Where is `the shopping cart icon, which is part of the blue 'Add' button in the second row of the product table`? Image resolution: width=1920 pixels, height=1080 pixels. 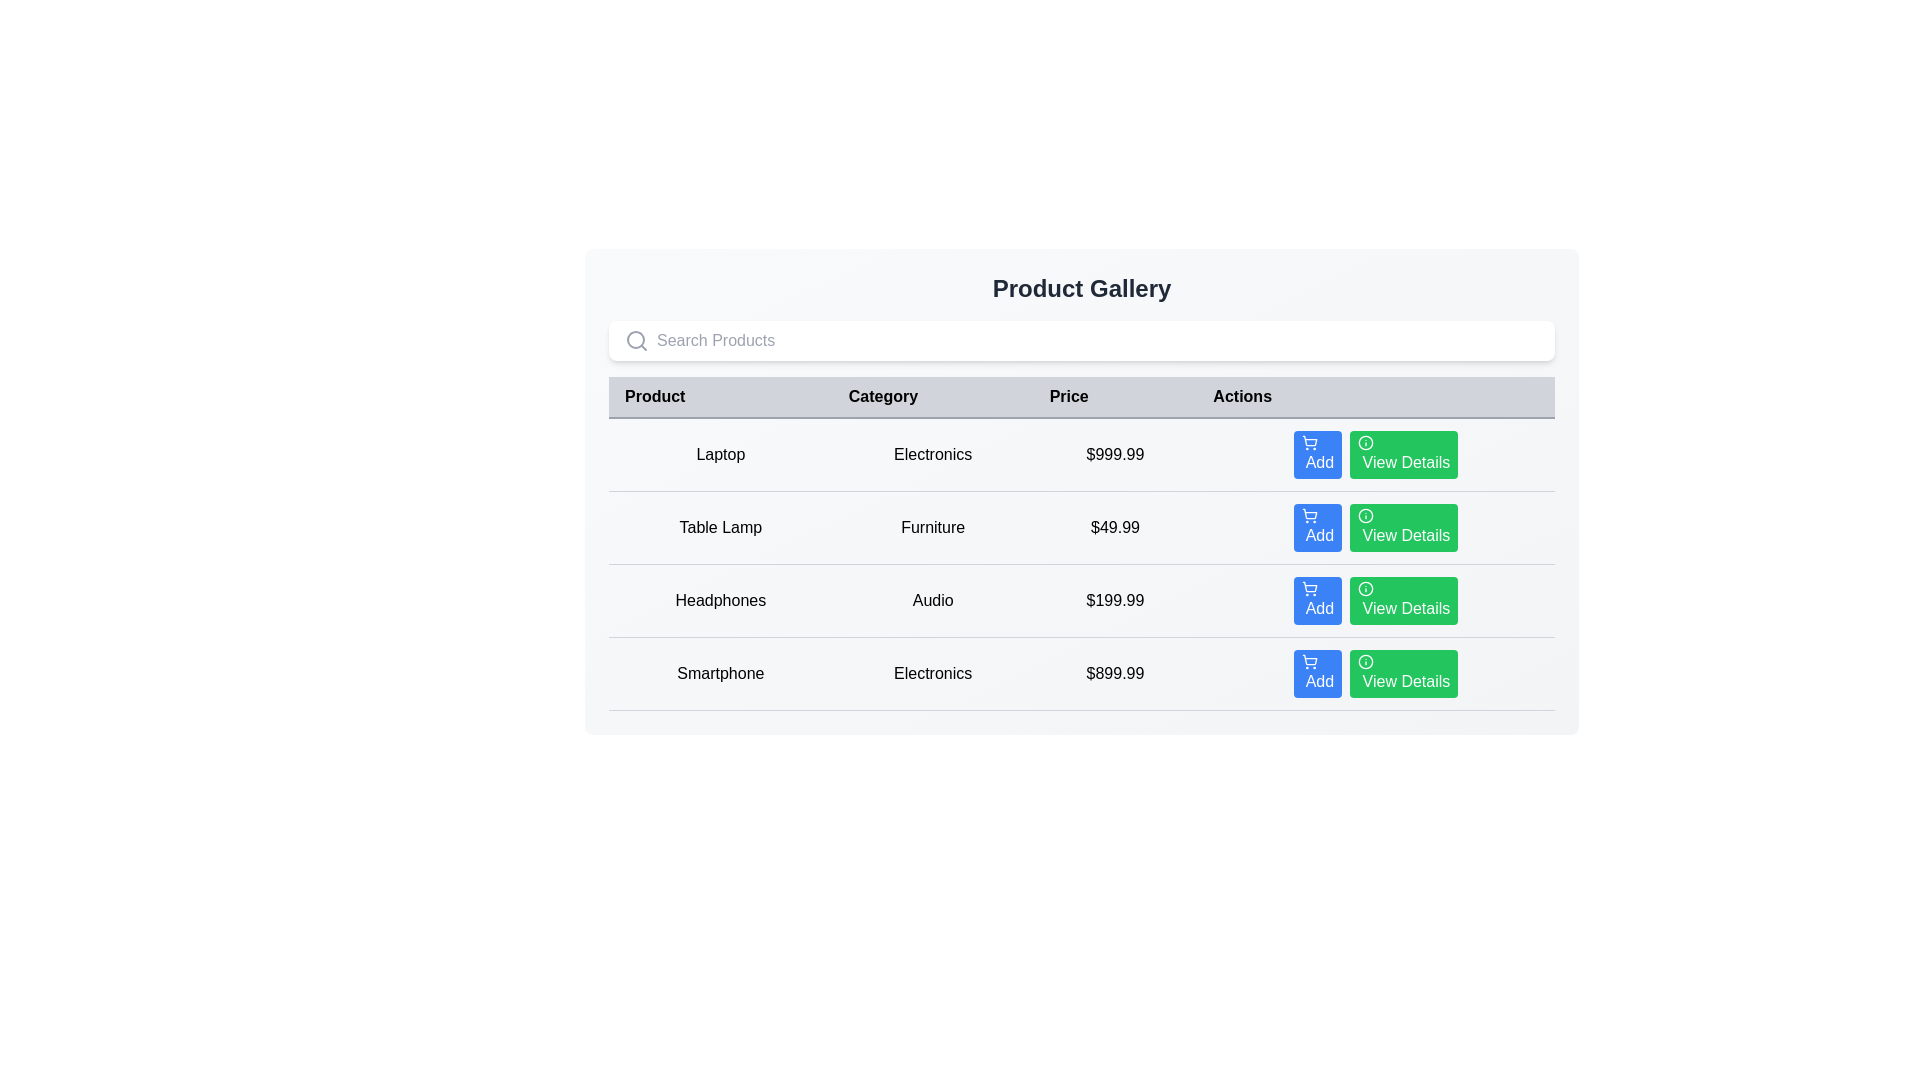
the shopping cart icon, which is part of the blue 'Add' button in the second row of the product table is located at coordinates (1310, 515).